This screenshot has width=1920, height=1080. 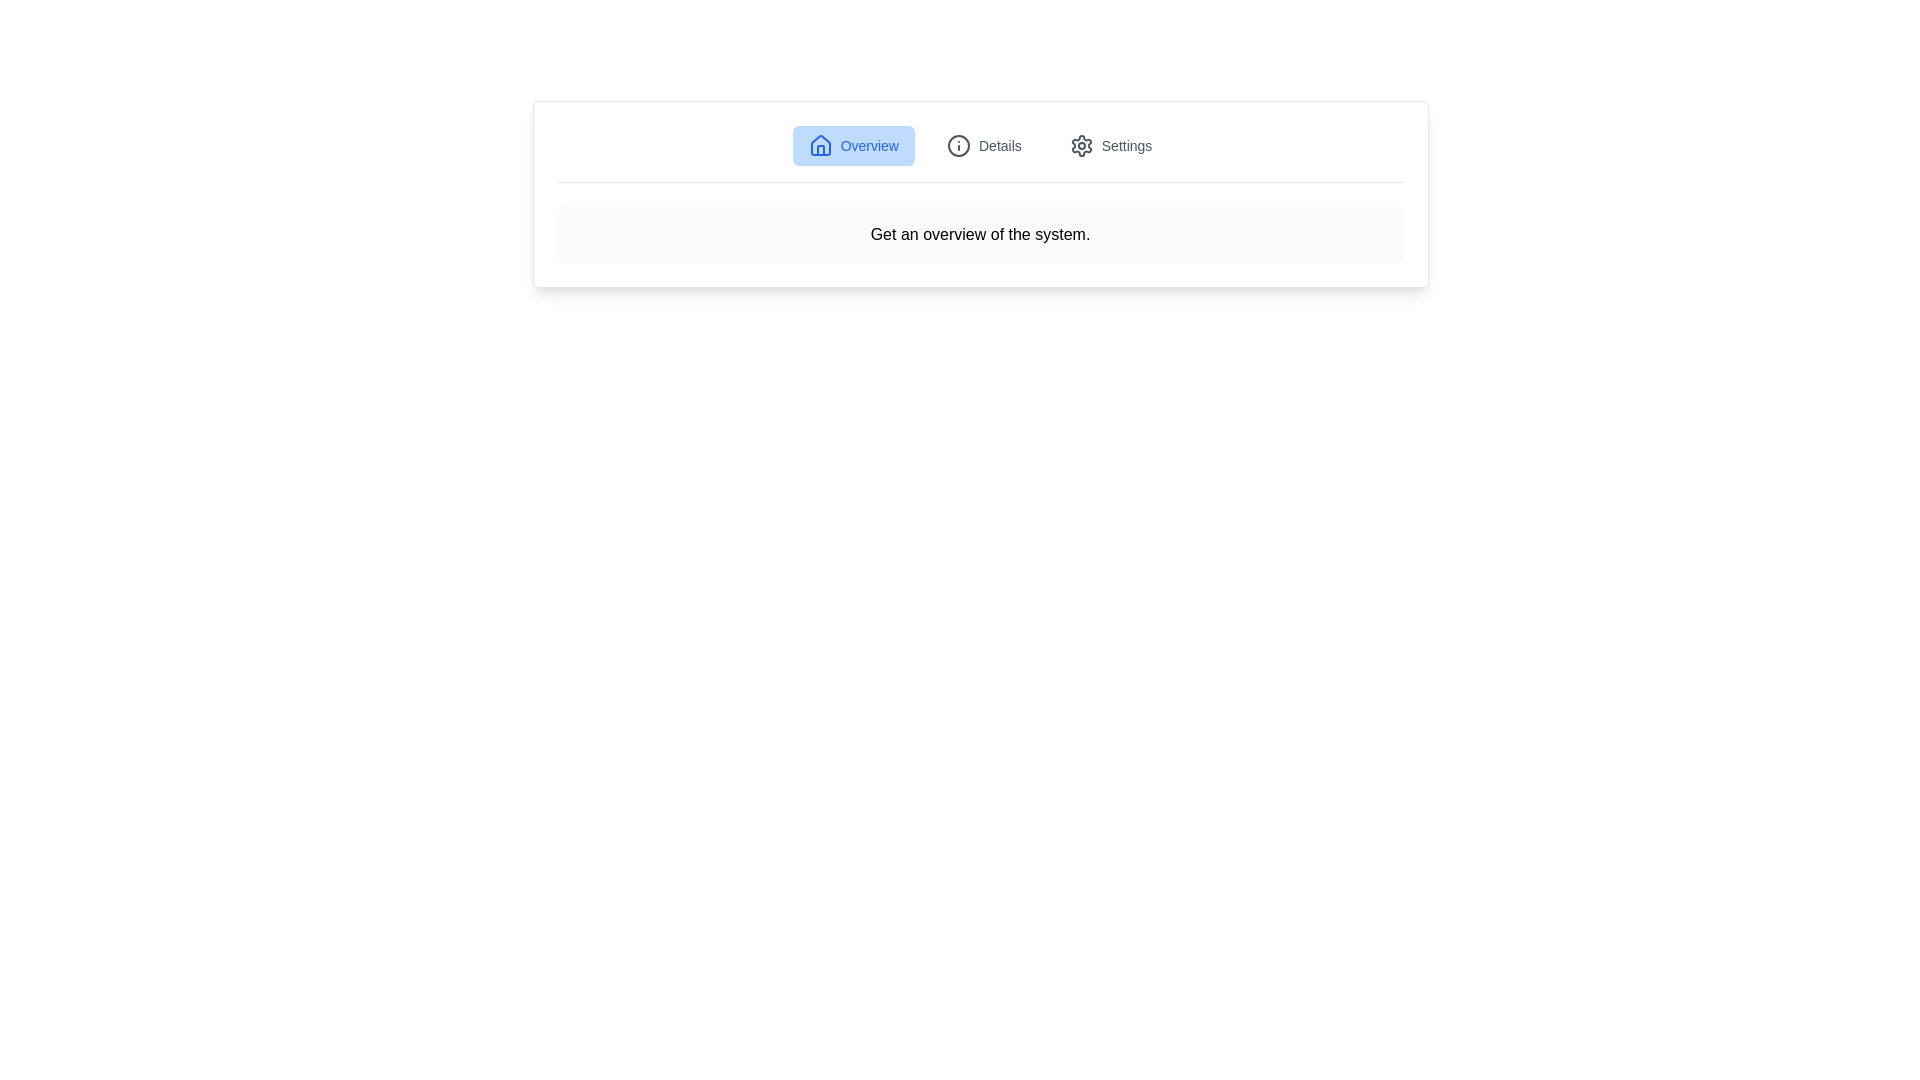 I want to click on the gear-shaped icon element in the navigation bar, located adjacent to the 'Details' text, so click(x=1080, y=145).